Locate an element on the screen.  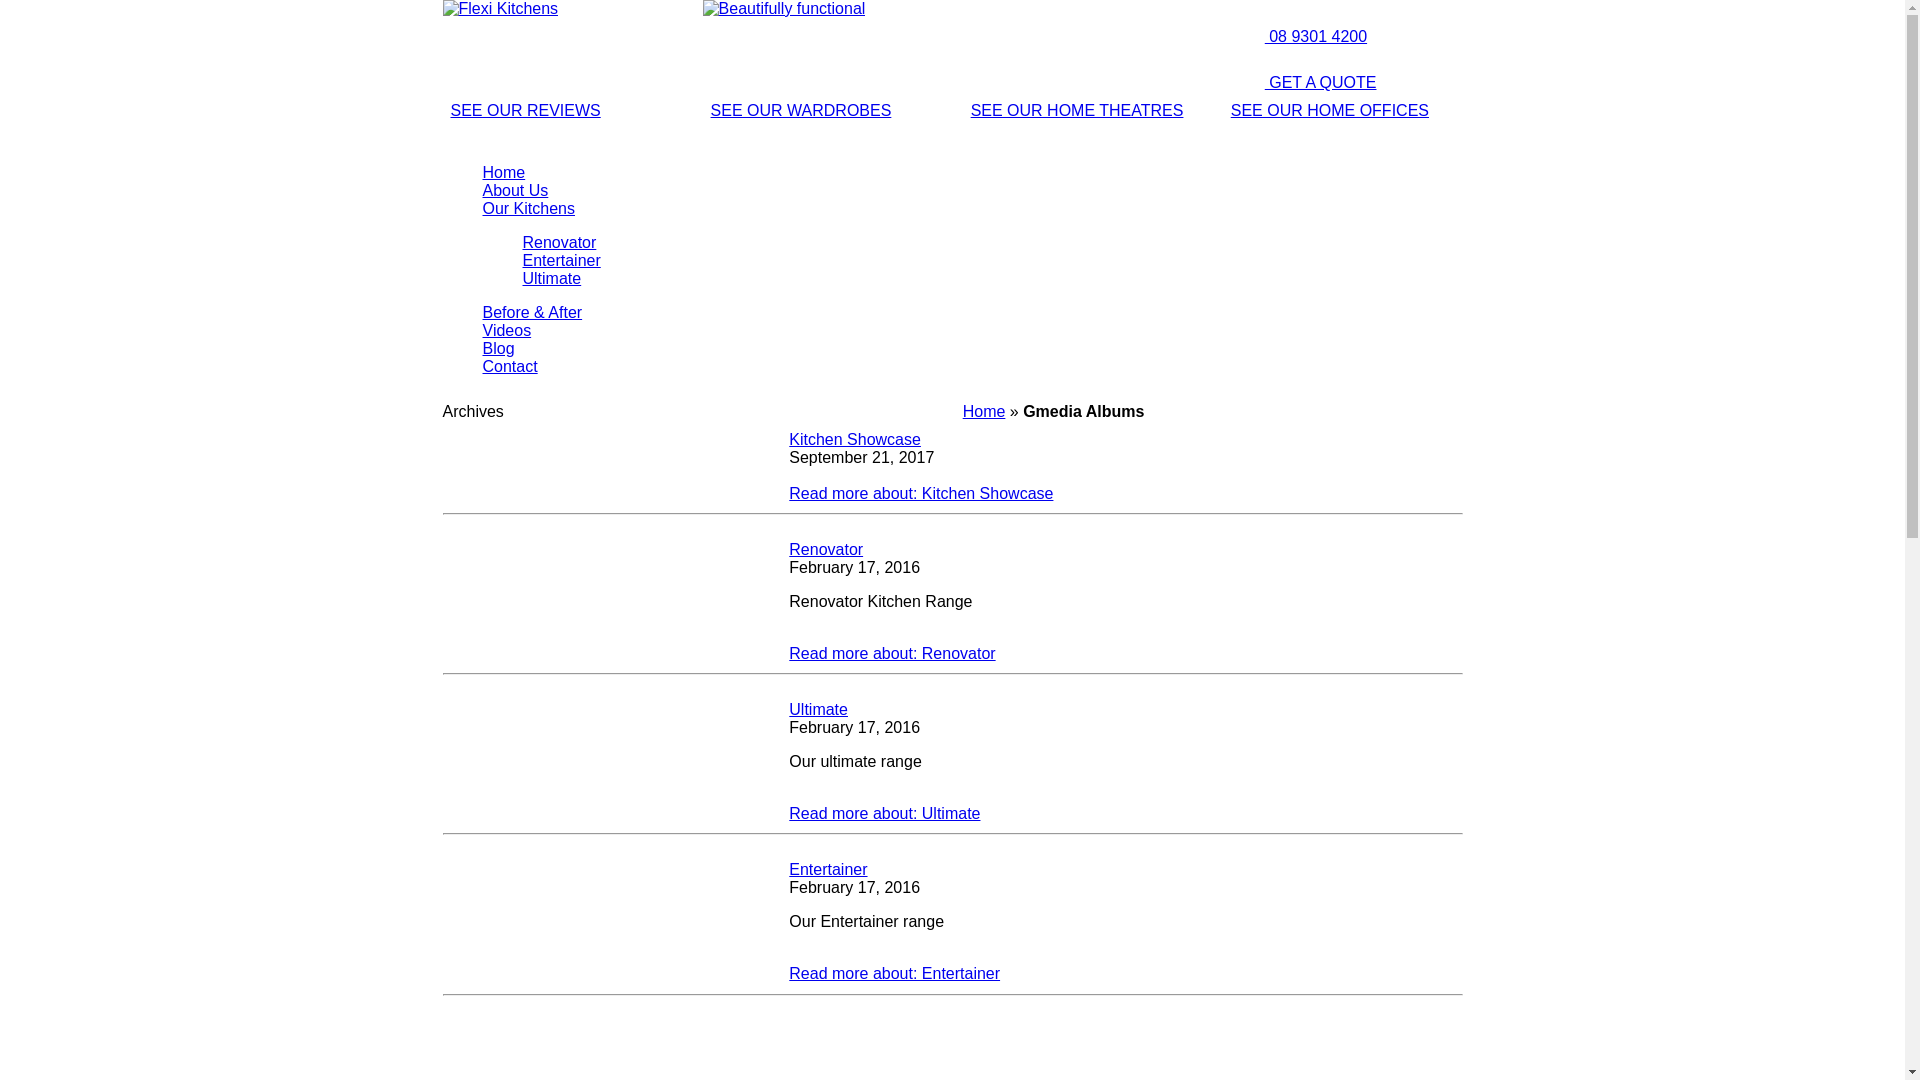
'Read more about: Renovator' is located at coordinates (891, 653).